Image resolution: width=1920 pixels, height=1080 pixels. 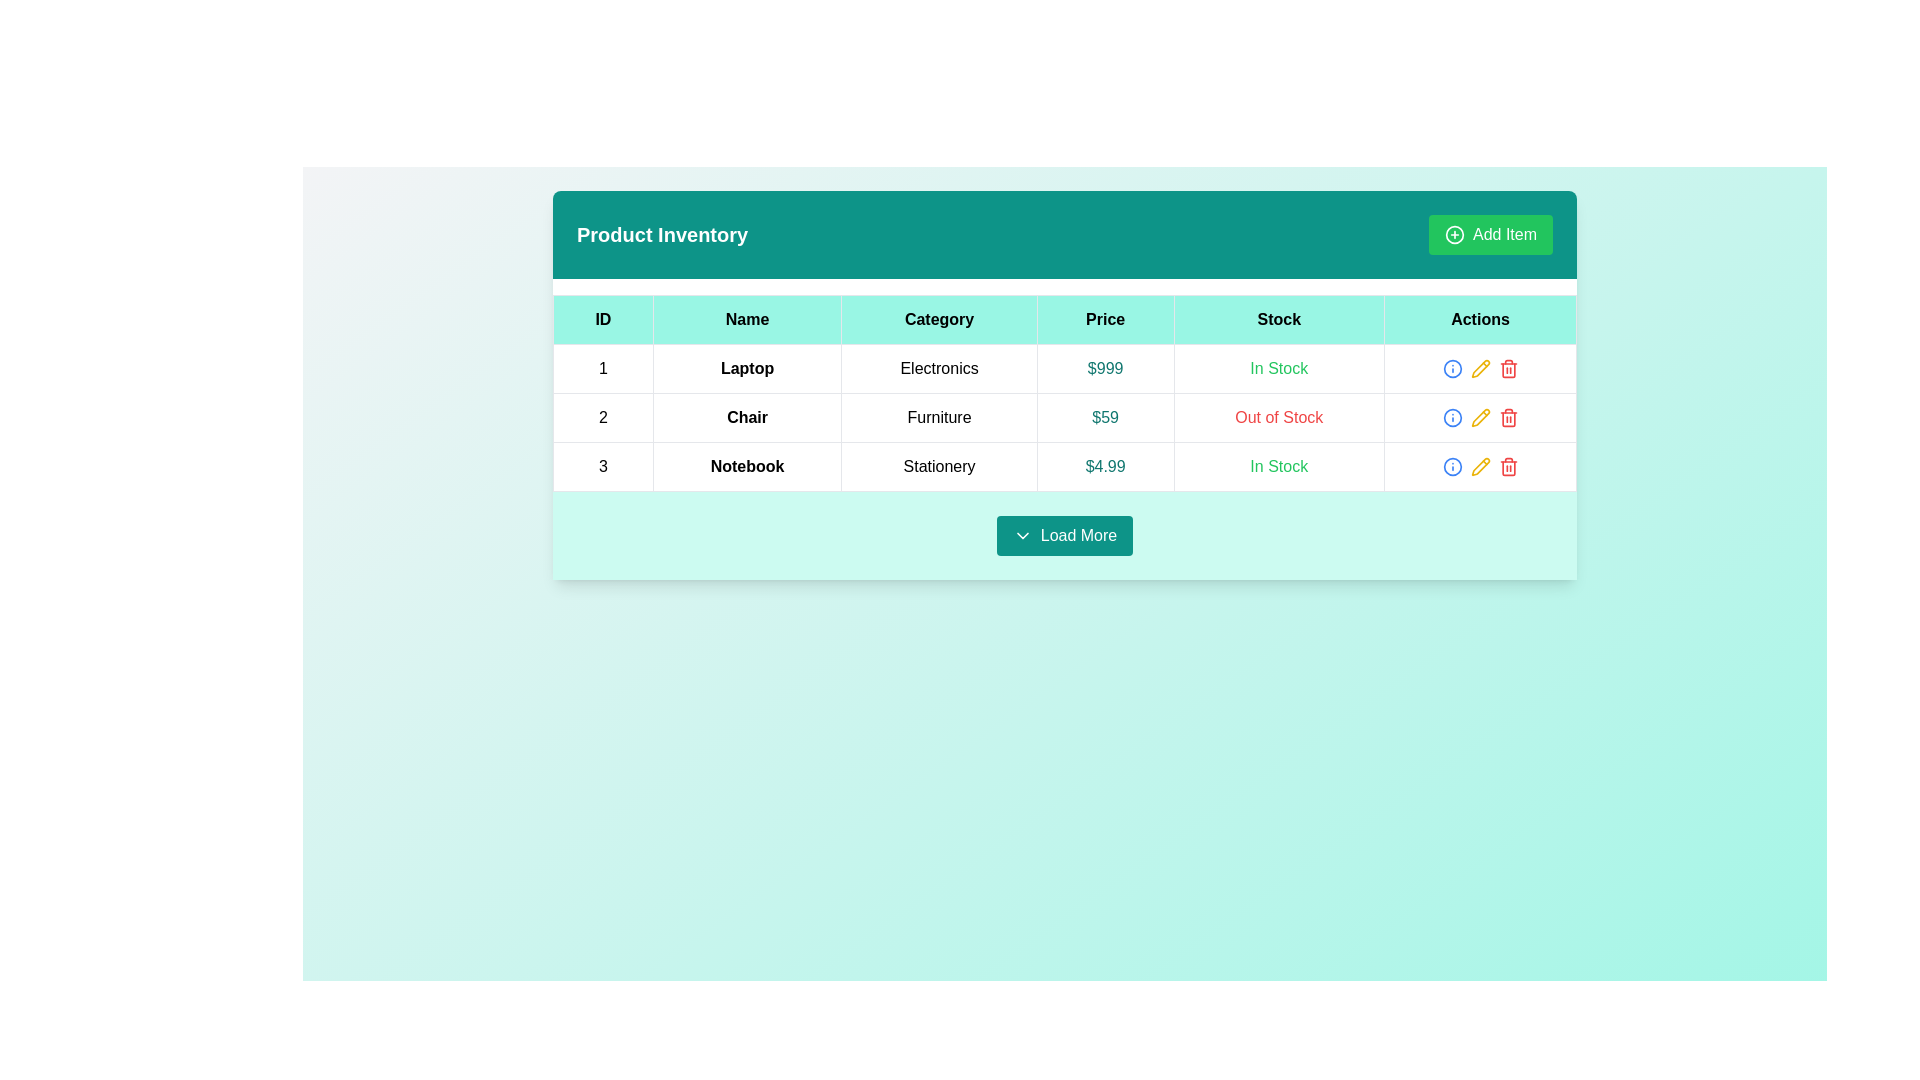 I want to click on the text label that identifies the product name 'Chair' in the inventory table, located in the second row and second column under the 'Name' header, so click(x=746, y=416).